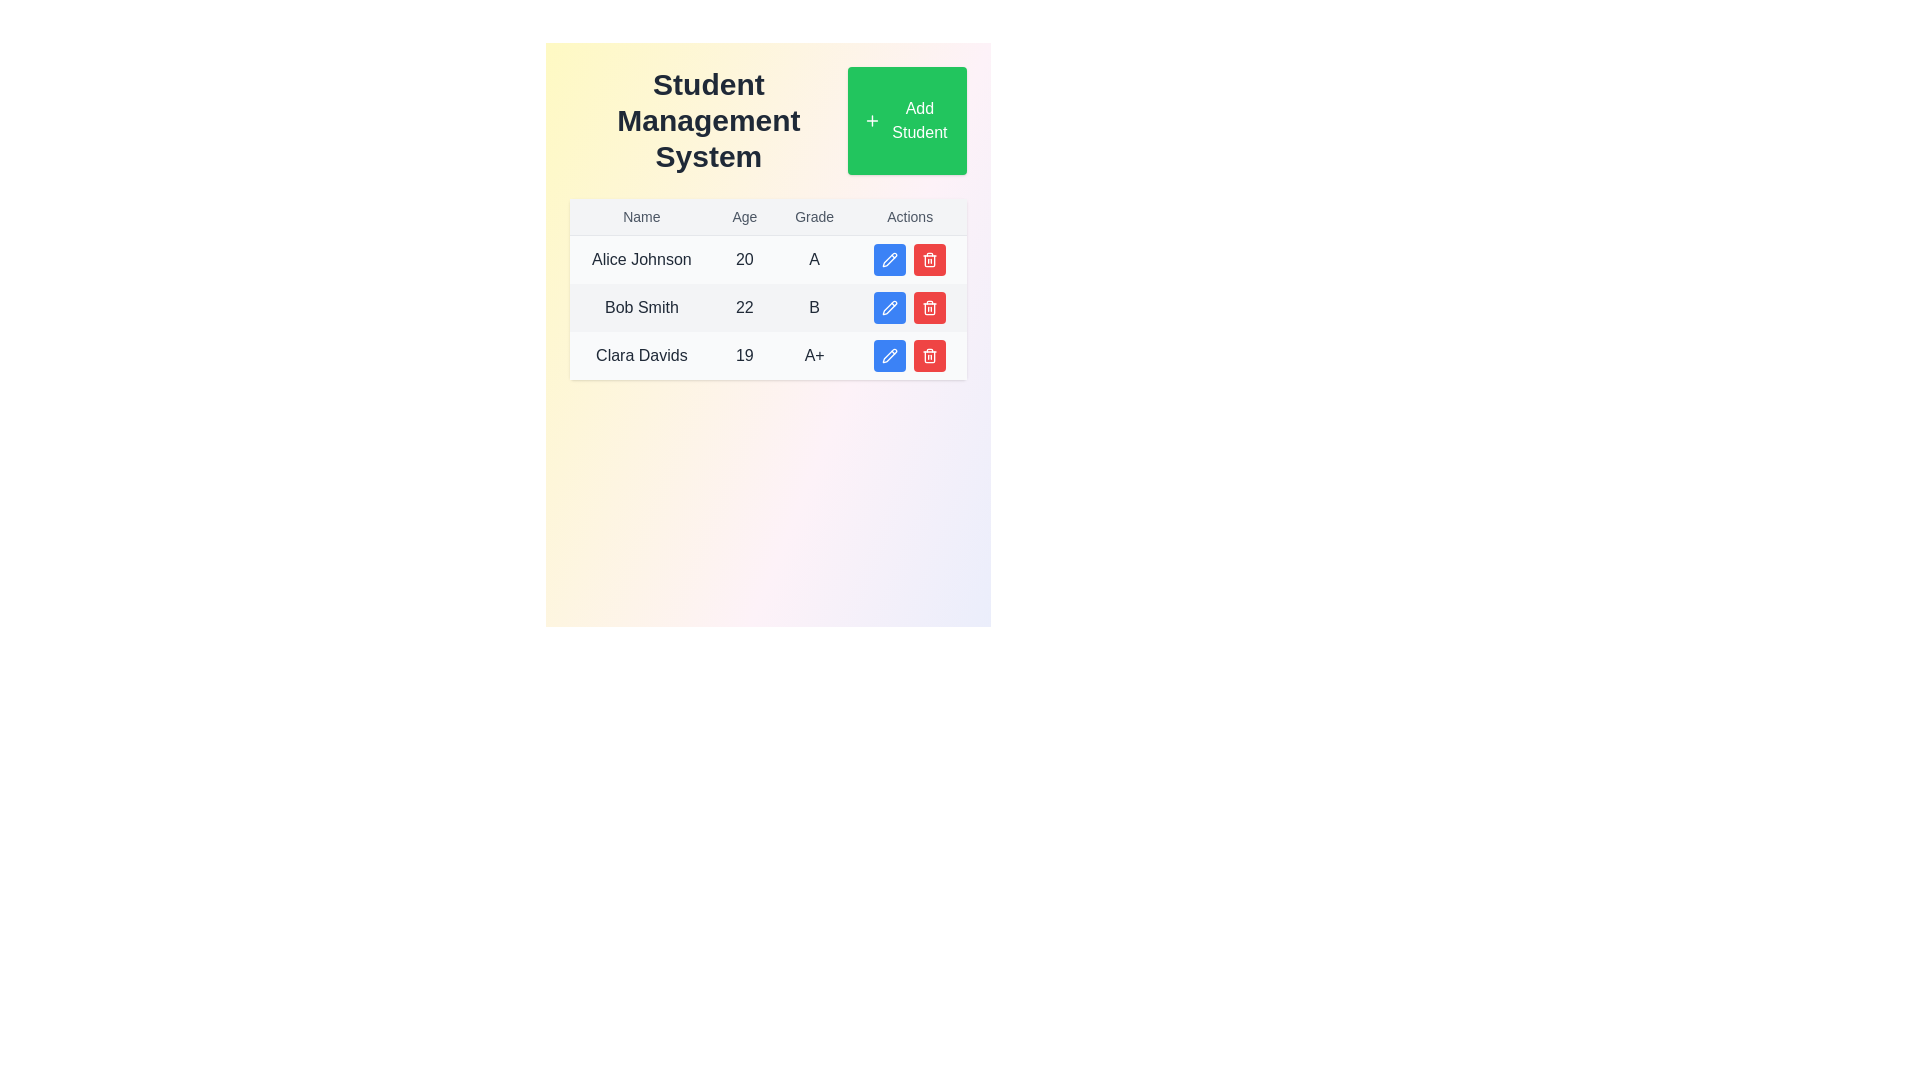 This screenshot has height=1080, width=1920. What do you see at coordinates (889, 258) in the screenshot?
I see `the 'Edit' icon located in the Actions column of the table for the row labeled 'Alice Johnson' to initiate editing` at bounding box center [889, 258].